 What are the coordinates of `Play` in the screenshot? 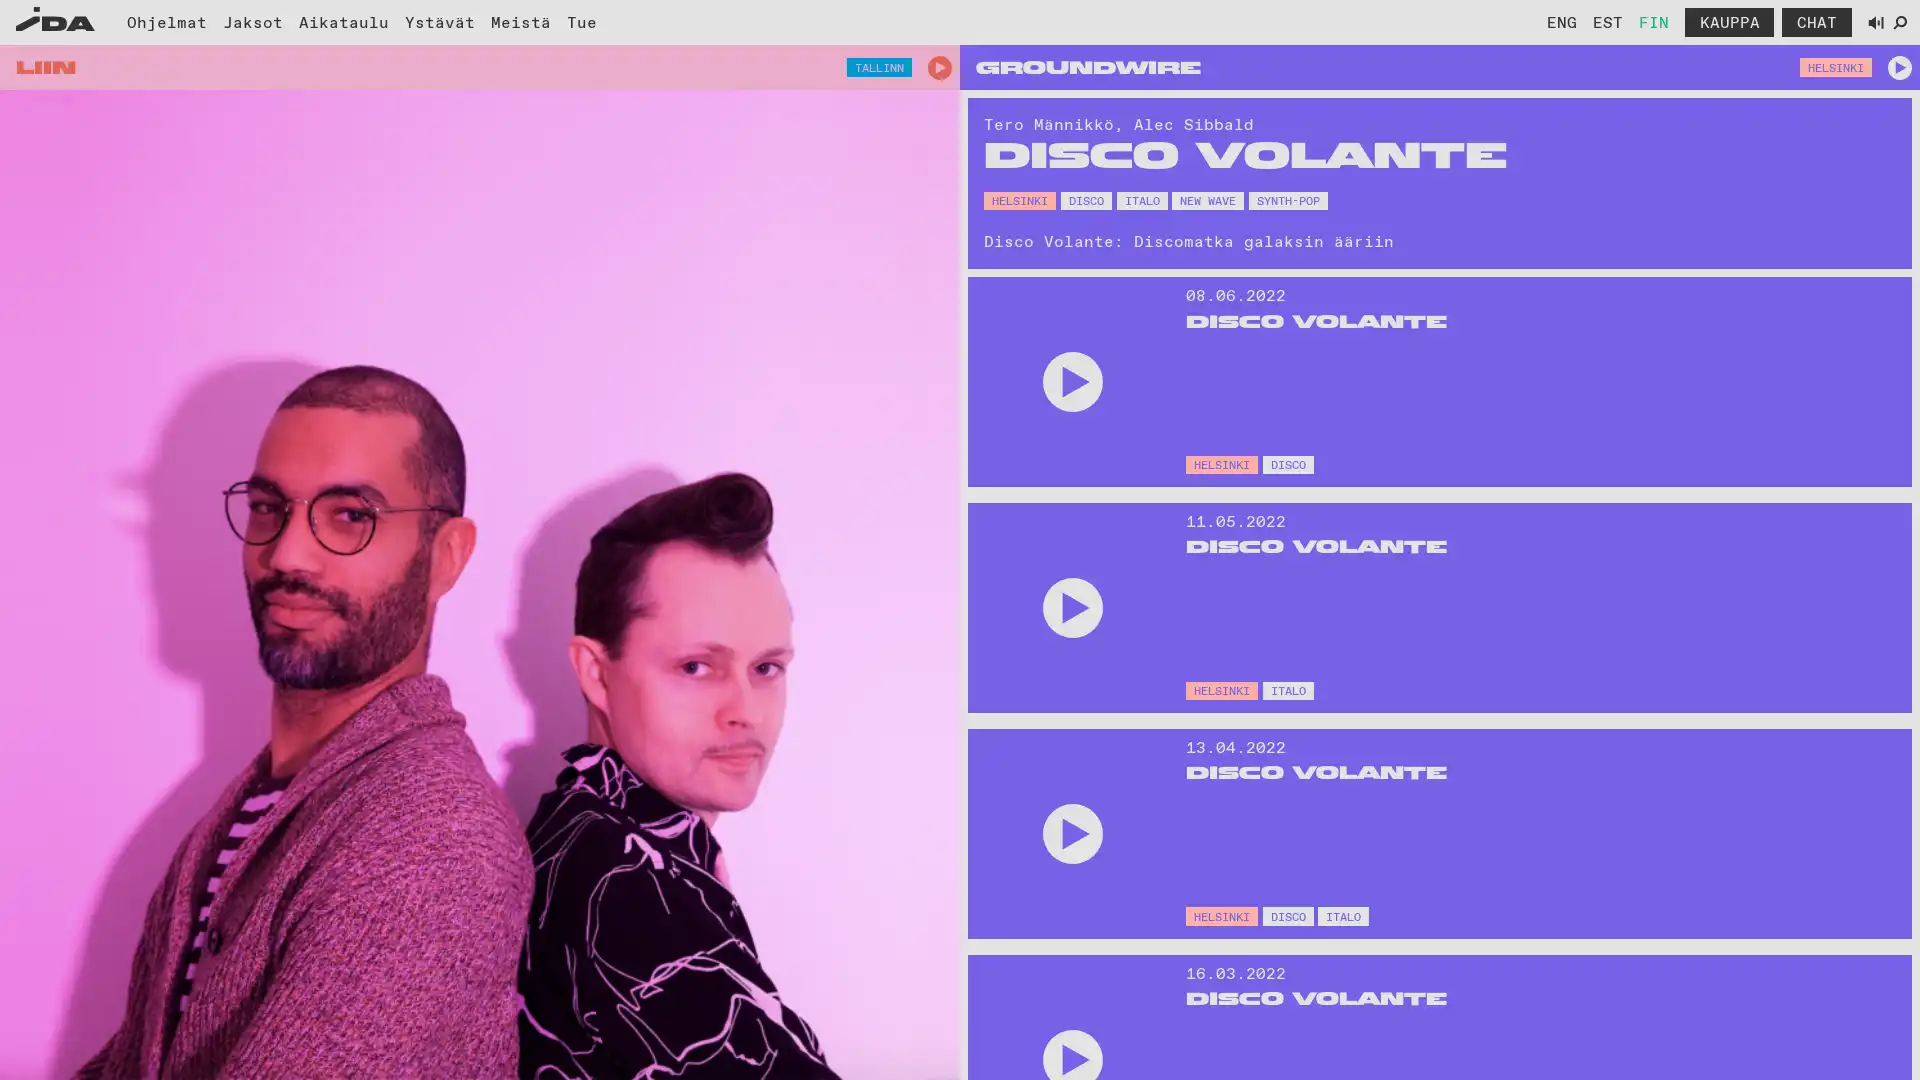 It's located at (1899, 65).